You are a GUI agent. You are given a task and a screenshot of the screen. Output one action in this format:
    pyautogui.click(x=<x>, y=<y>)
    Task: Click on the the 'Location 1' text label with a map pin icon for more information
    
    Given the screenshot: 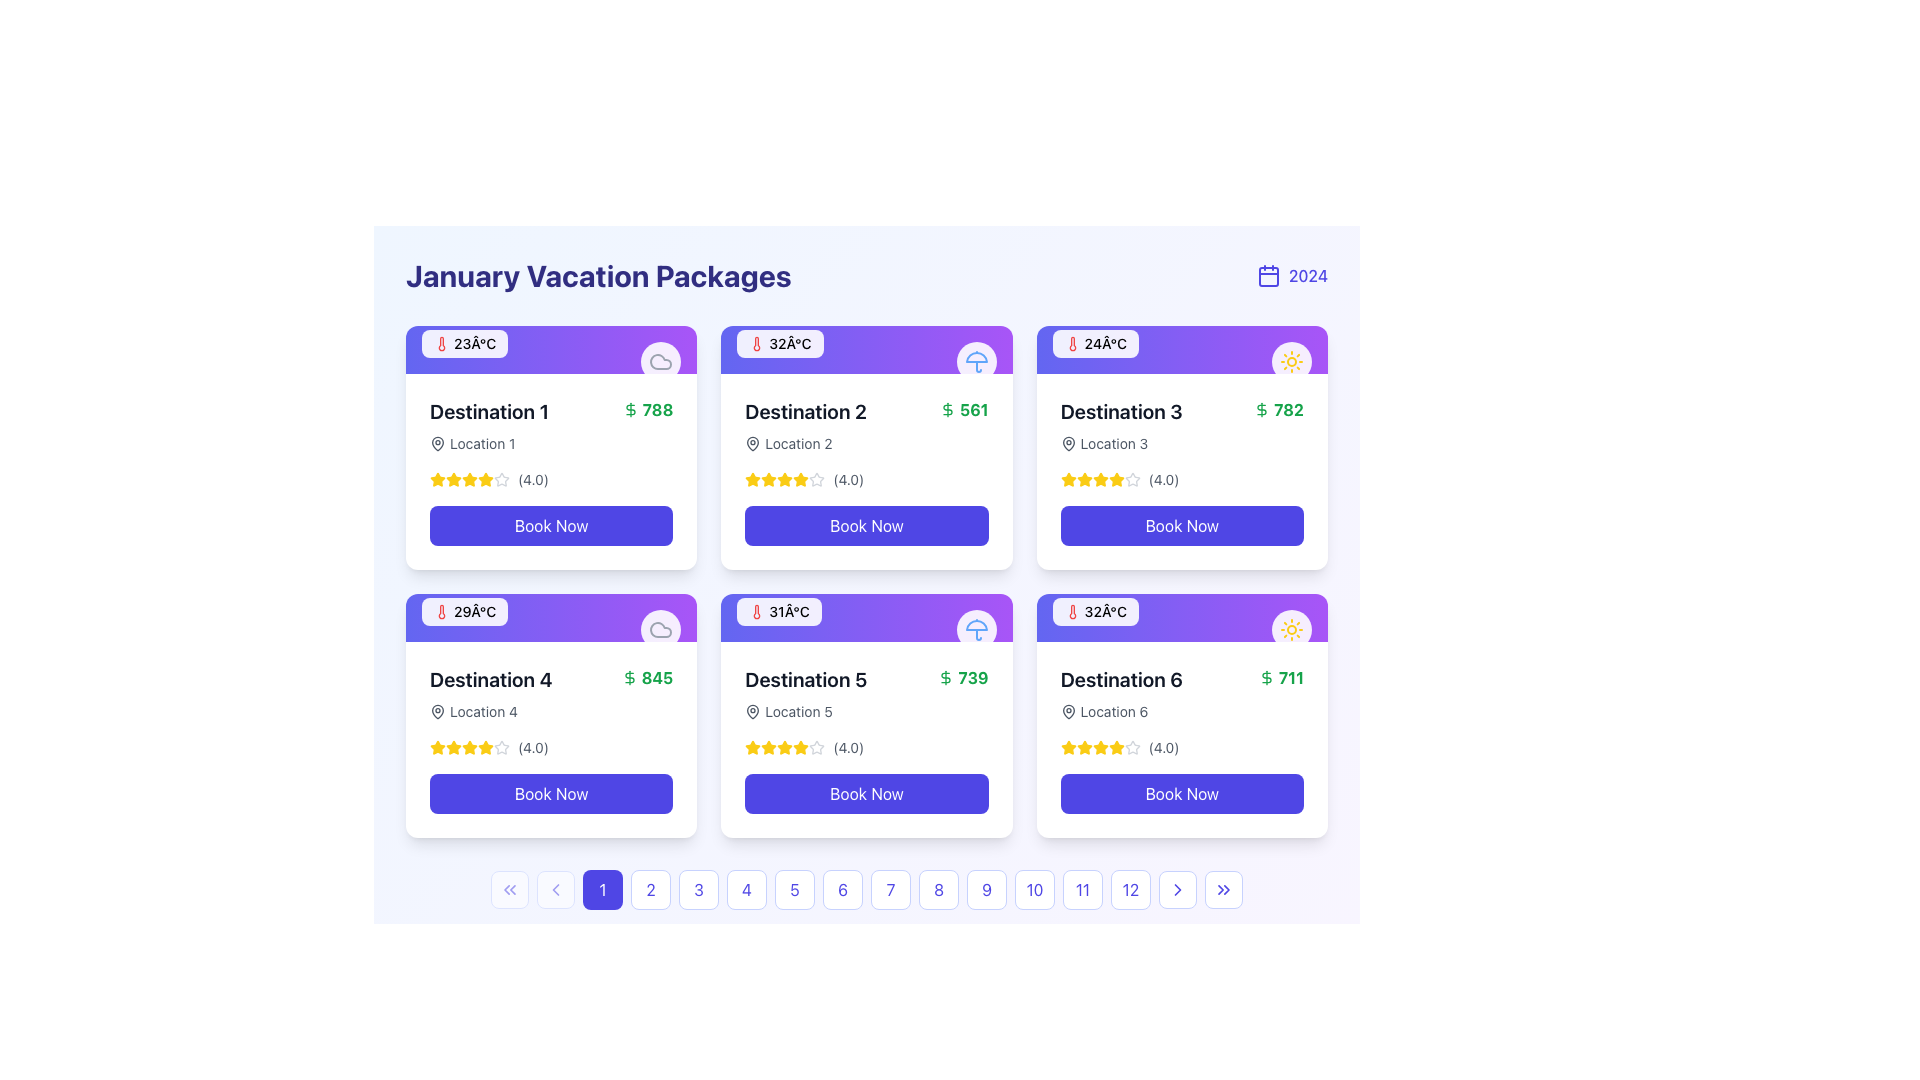 What is the action you would take?
    pyautogui.click(x=489, y=442)
    